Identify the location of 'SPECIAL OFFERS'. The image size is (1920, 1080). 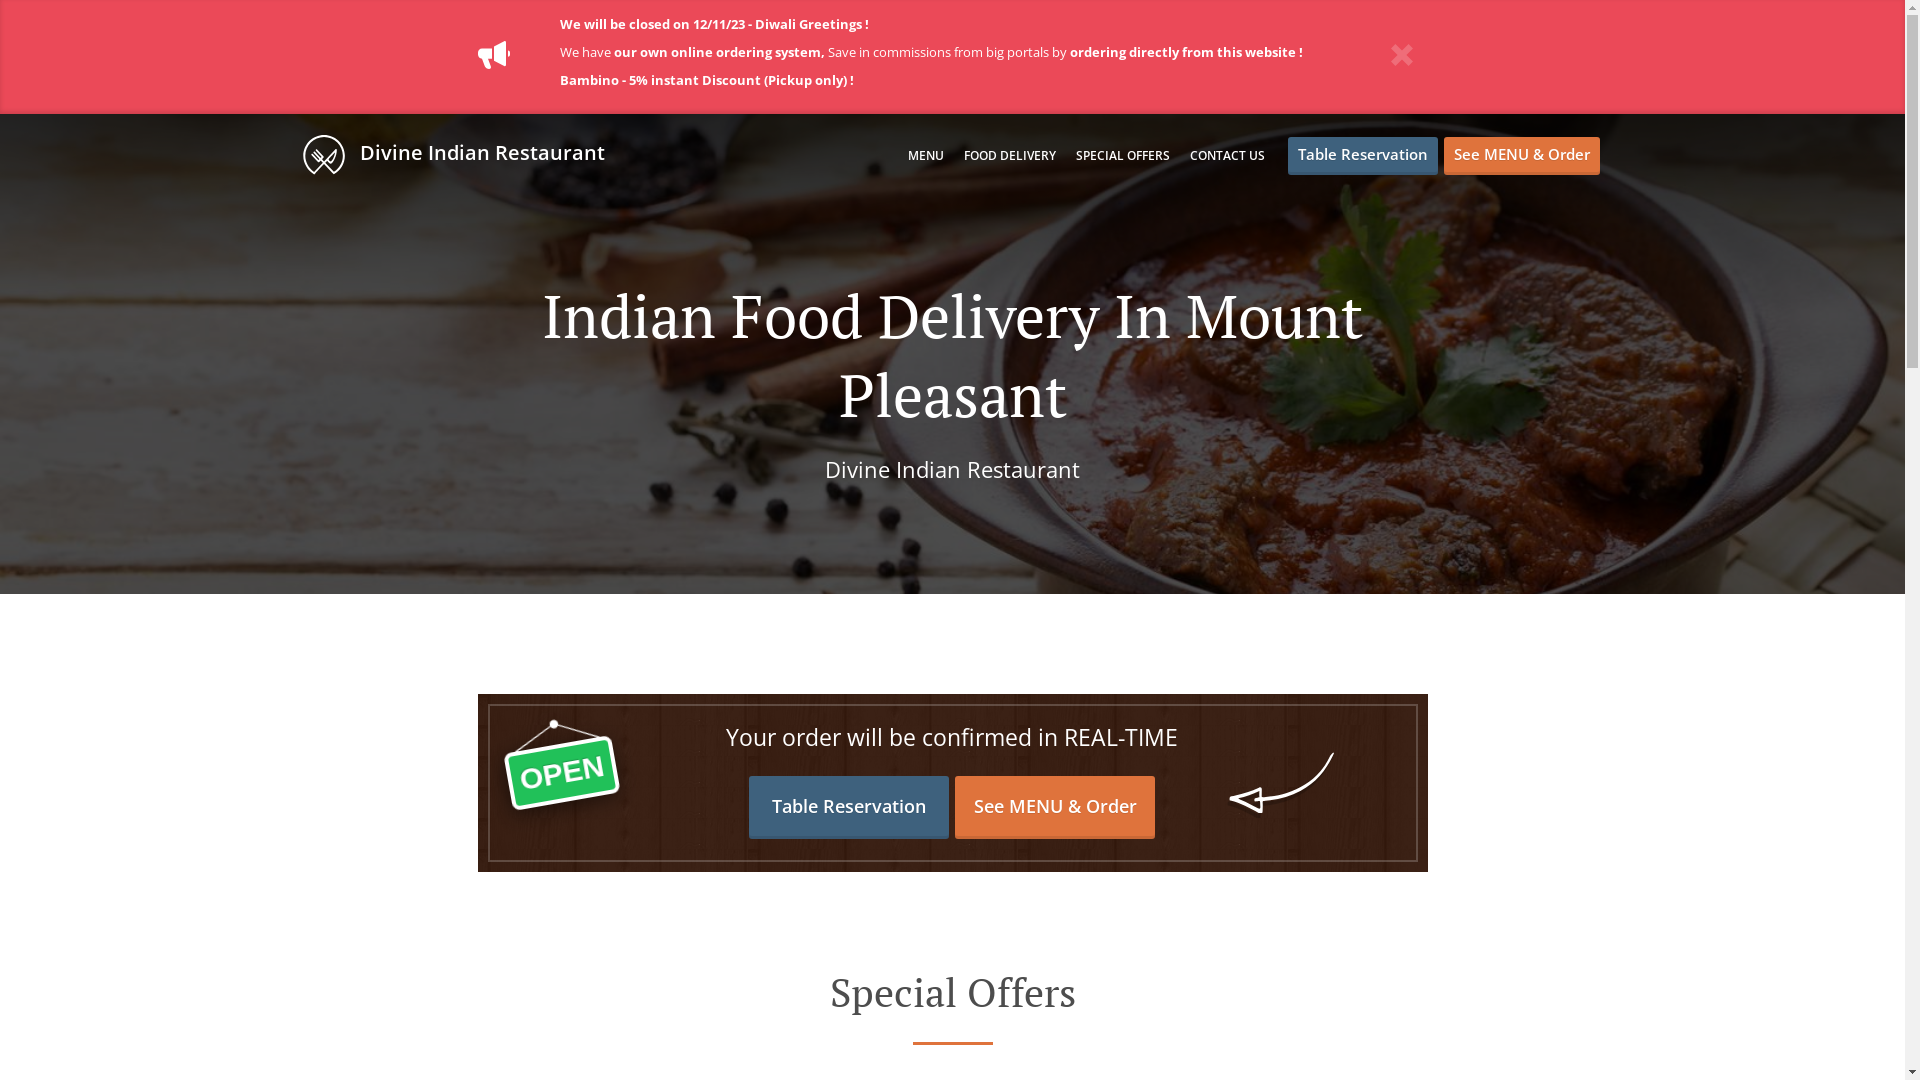
(1074, 154).